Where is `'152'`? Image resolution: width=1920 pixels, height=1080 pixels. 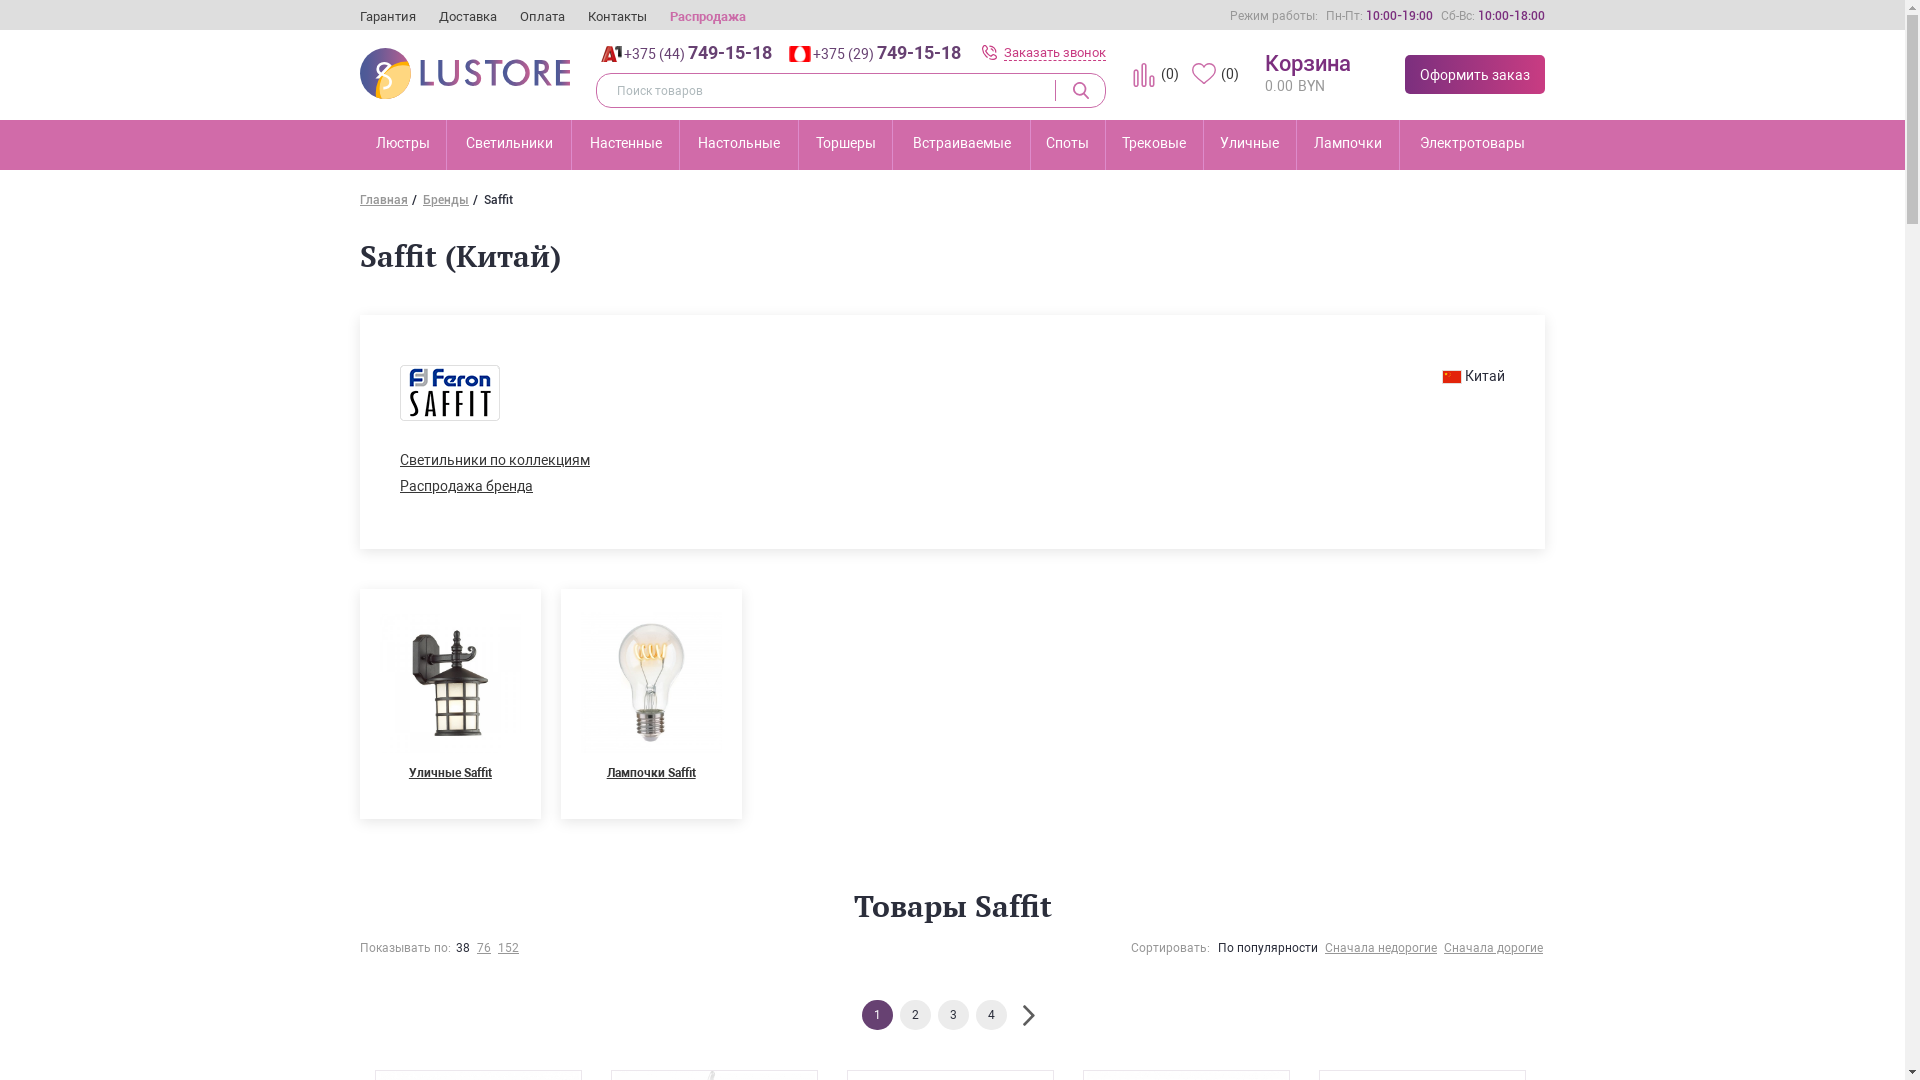
'152' is located at coordinates (508, 947).